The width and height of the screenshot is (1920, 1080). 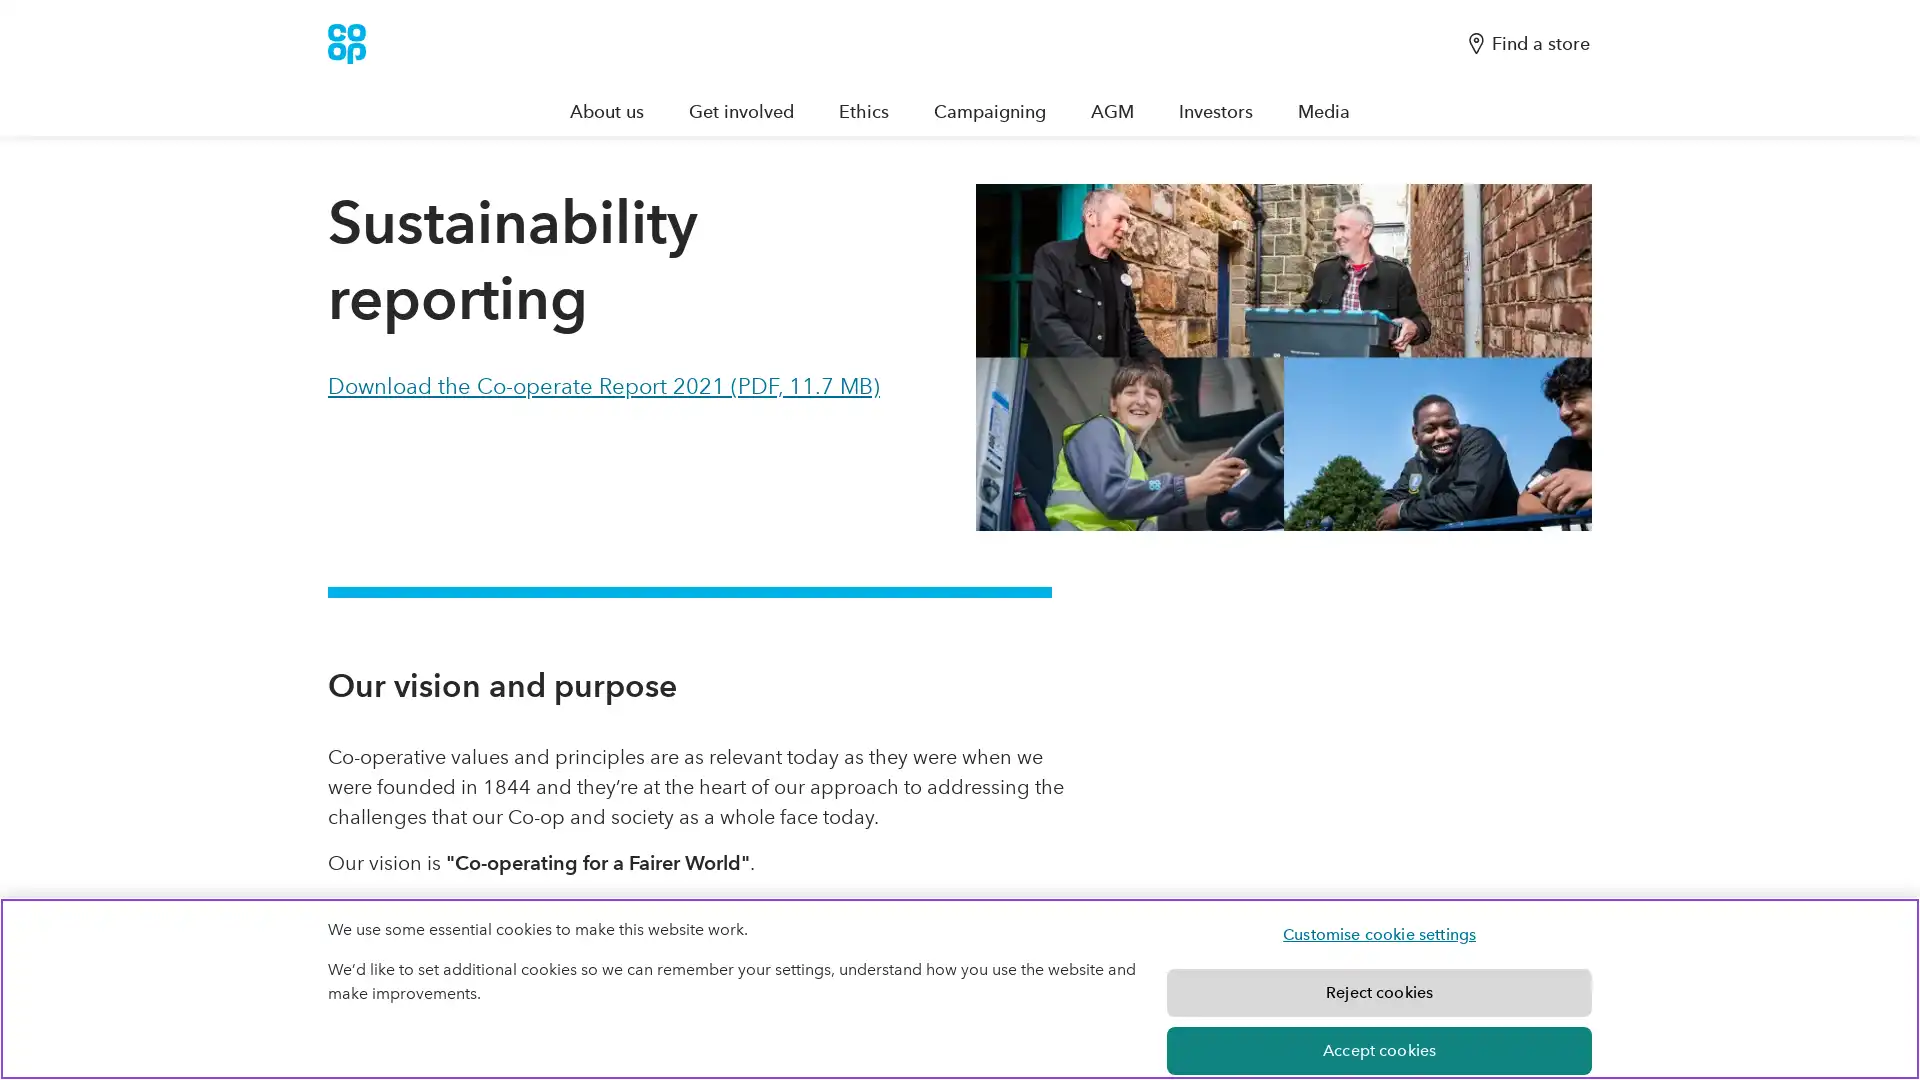 What do you see at coordinates (1377, 1049) in the screenshot?
I see `Accept cookies` at bounding box center [1377, 1049].